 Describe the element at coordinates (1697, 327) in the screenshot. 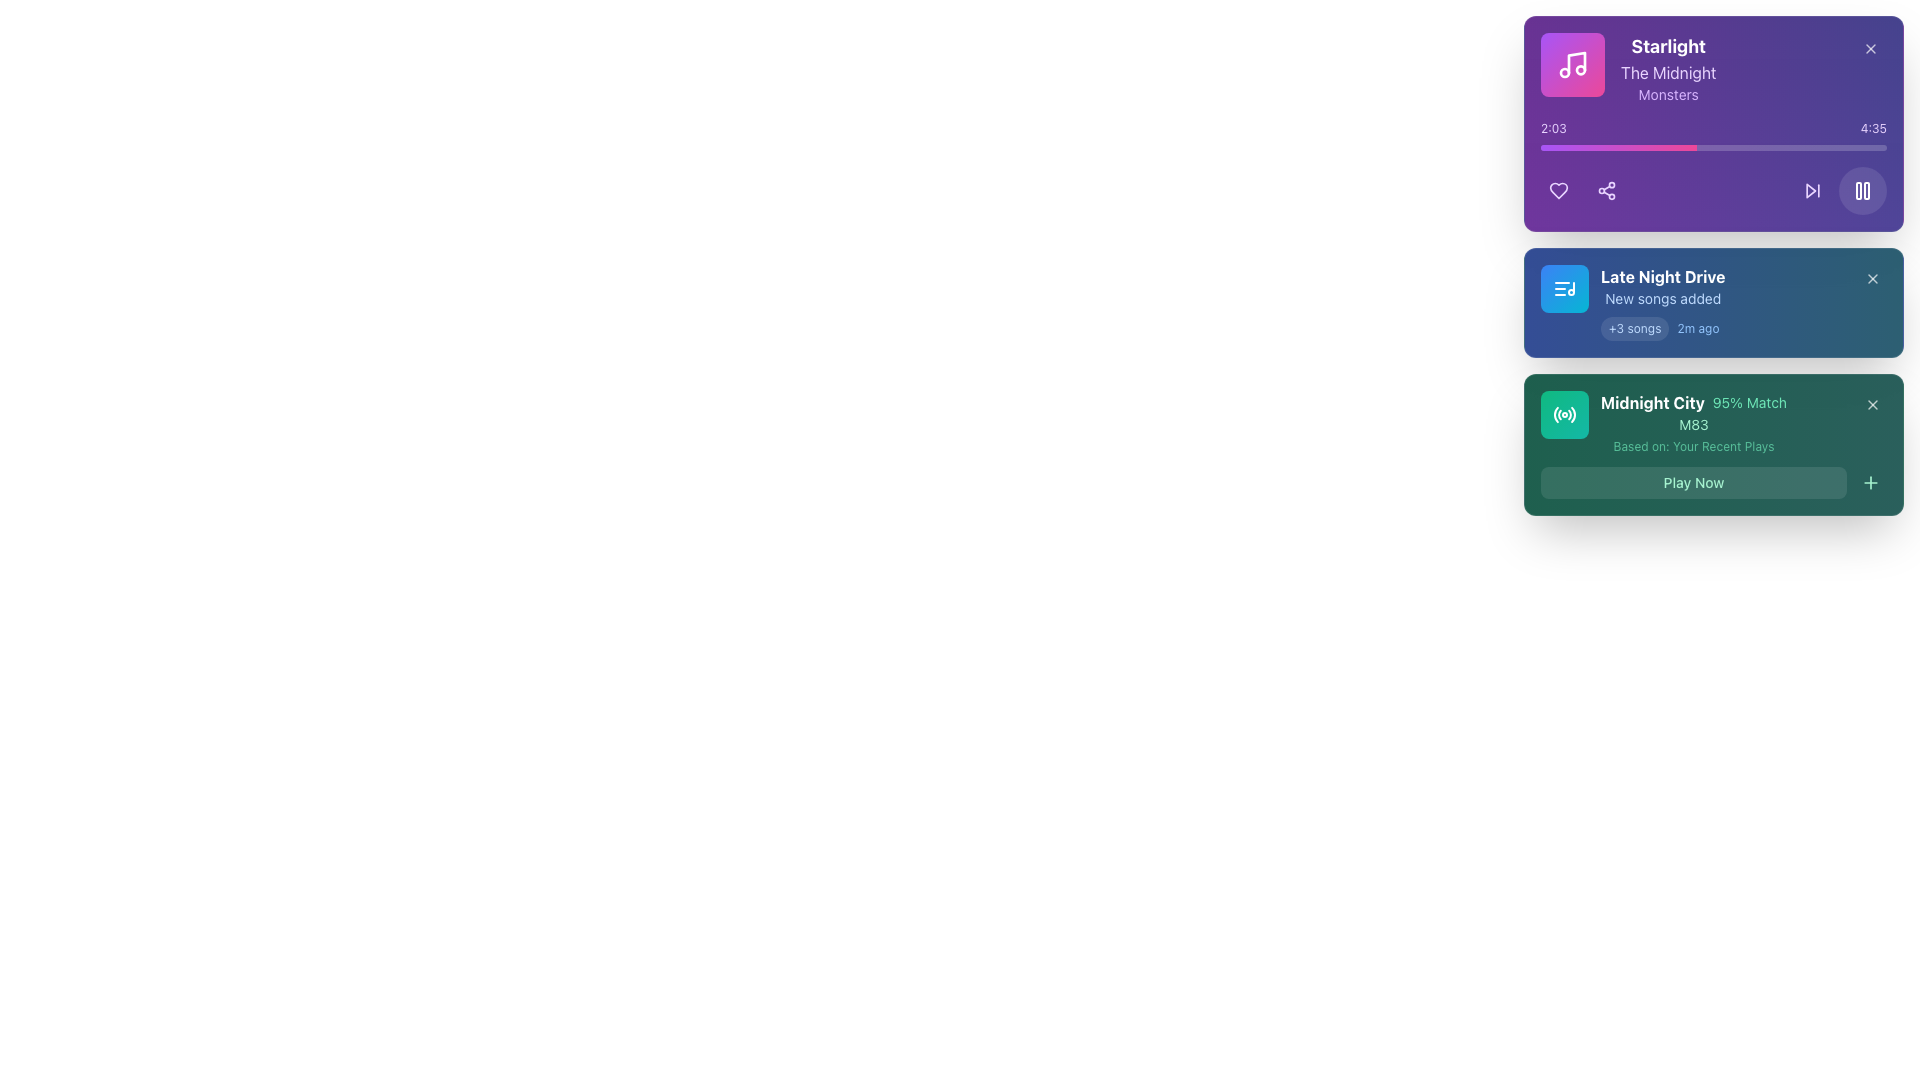

I see `the informative label displaying '2m ago', which is styled in small blue font and located to the right of the text '+3 songs' in the second widget box` at that location.